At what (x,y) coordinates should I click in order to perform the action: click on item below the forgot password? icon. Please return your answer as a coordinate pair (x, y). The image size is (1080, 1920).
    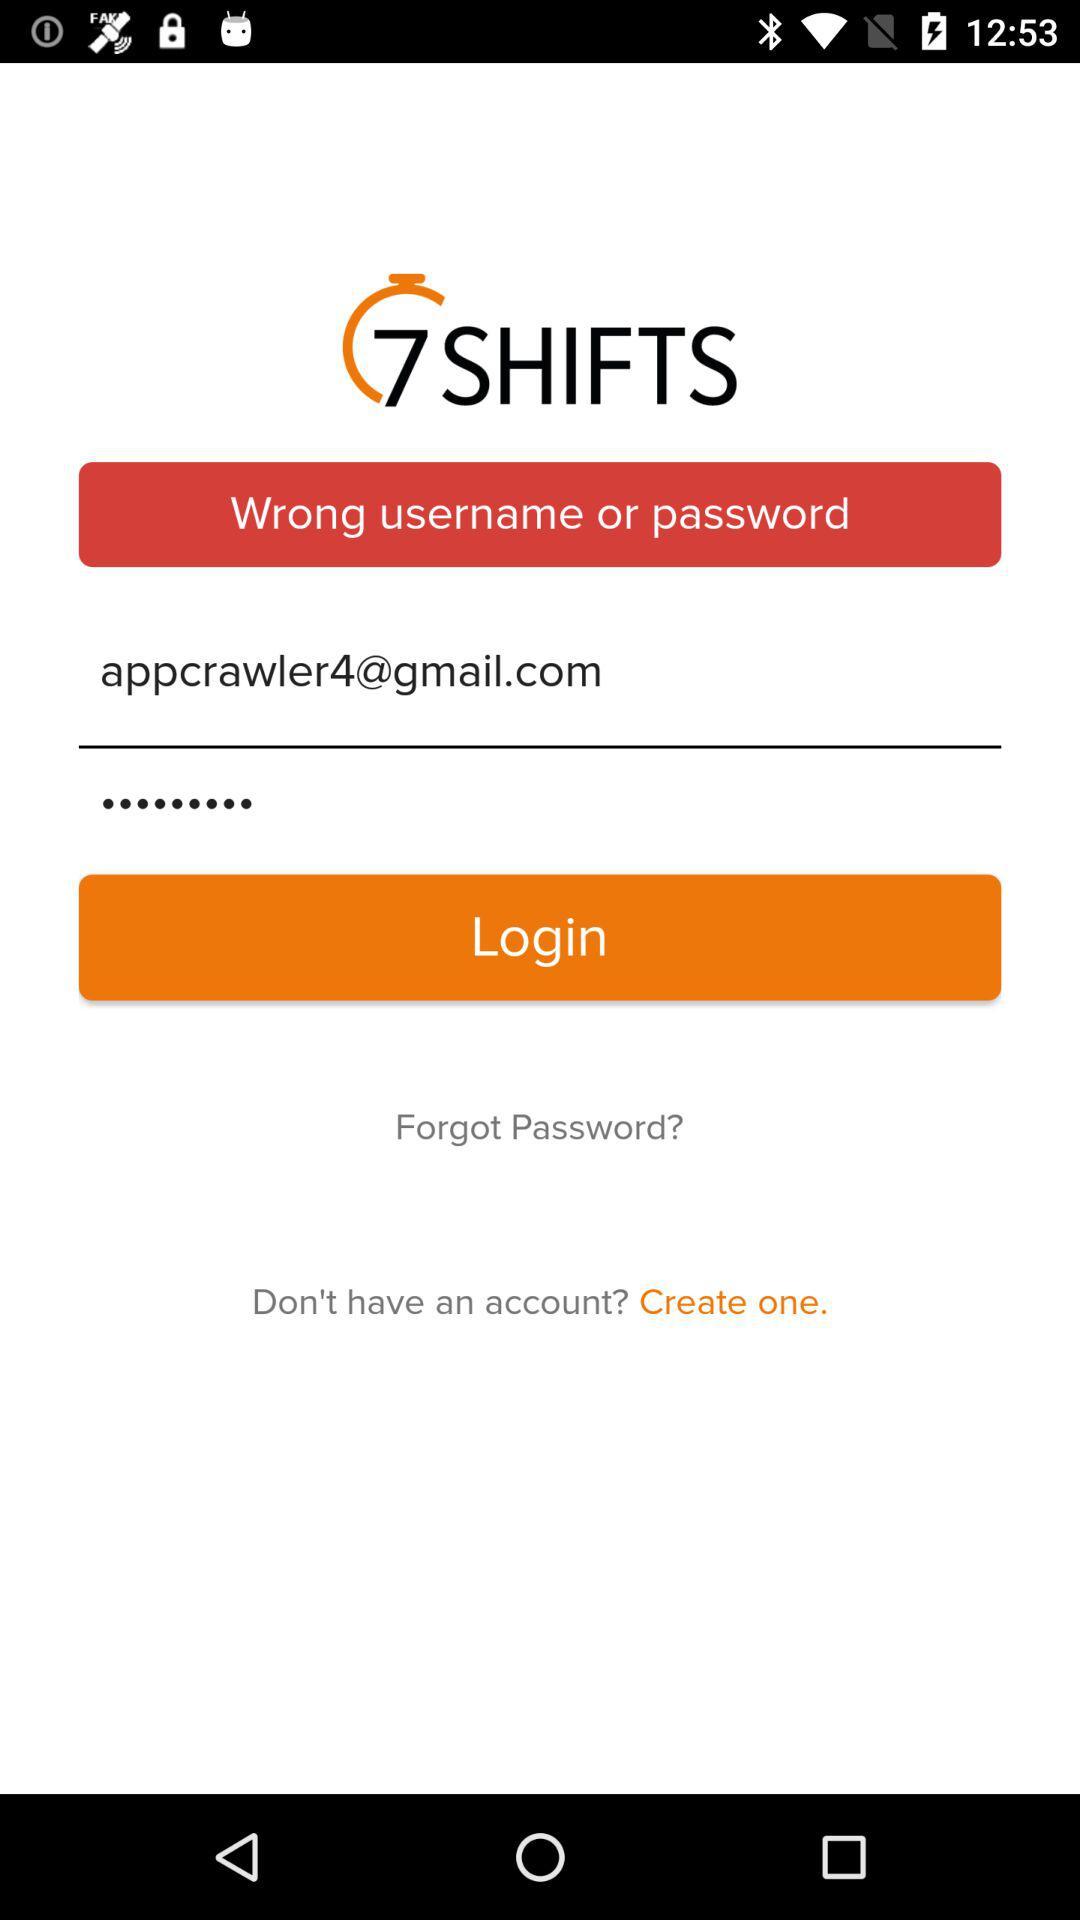
    Looking at the image, I should click on (540, 1302).